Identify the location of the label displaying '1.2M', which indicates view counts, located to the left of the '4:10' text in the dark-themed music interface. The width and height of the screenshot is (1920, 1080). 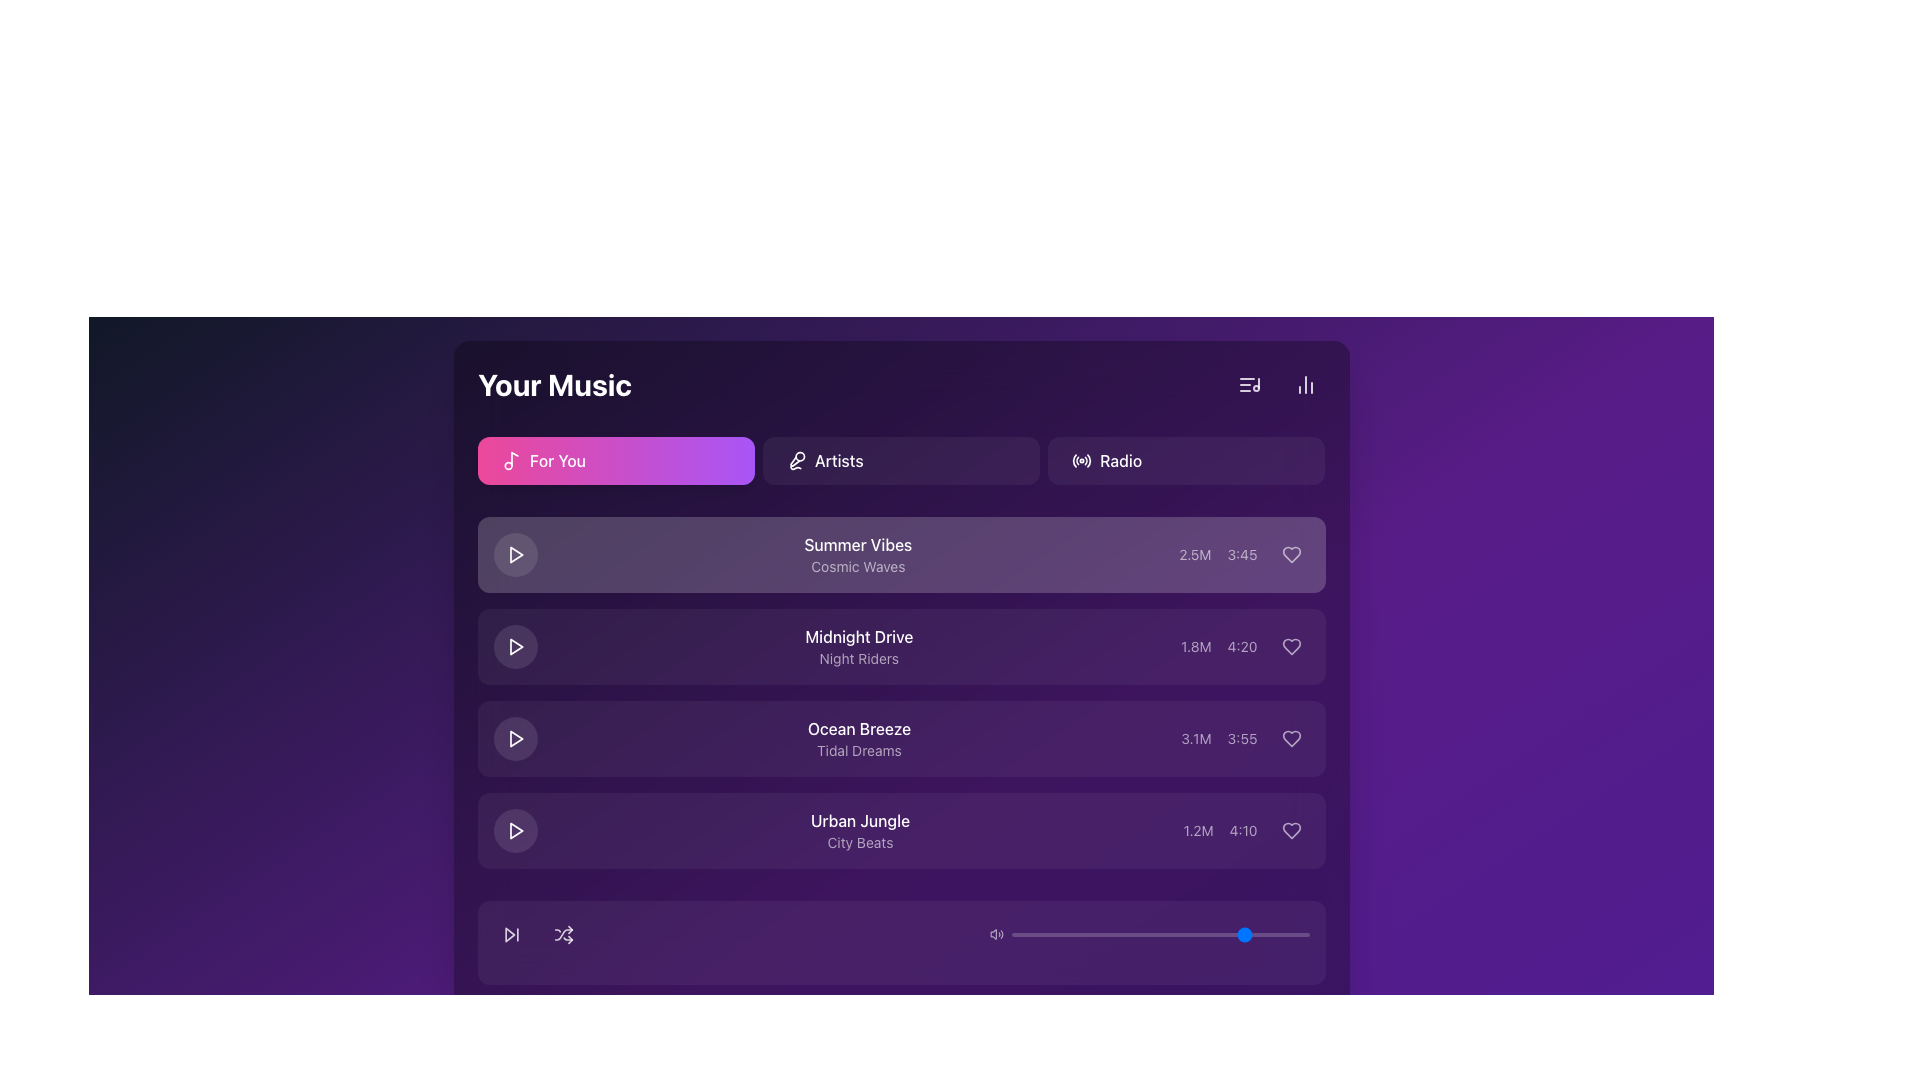
(1198, 830).